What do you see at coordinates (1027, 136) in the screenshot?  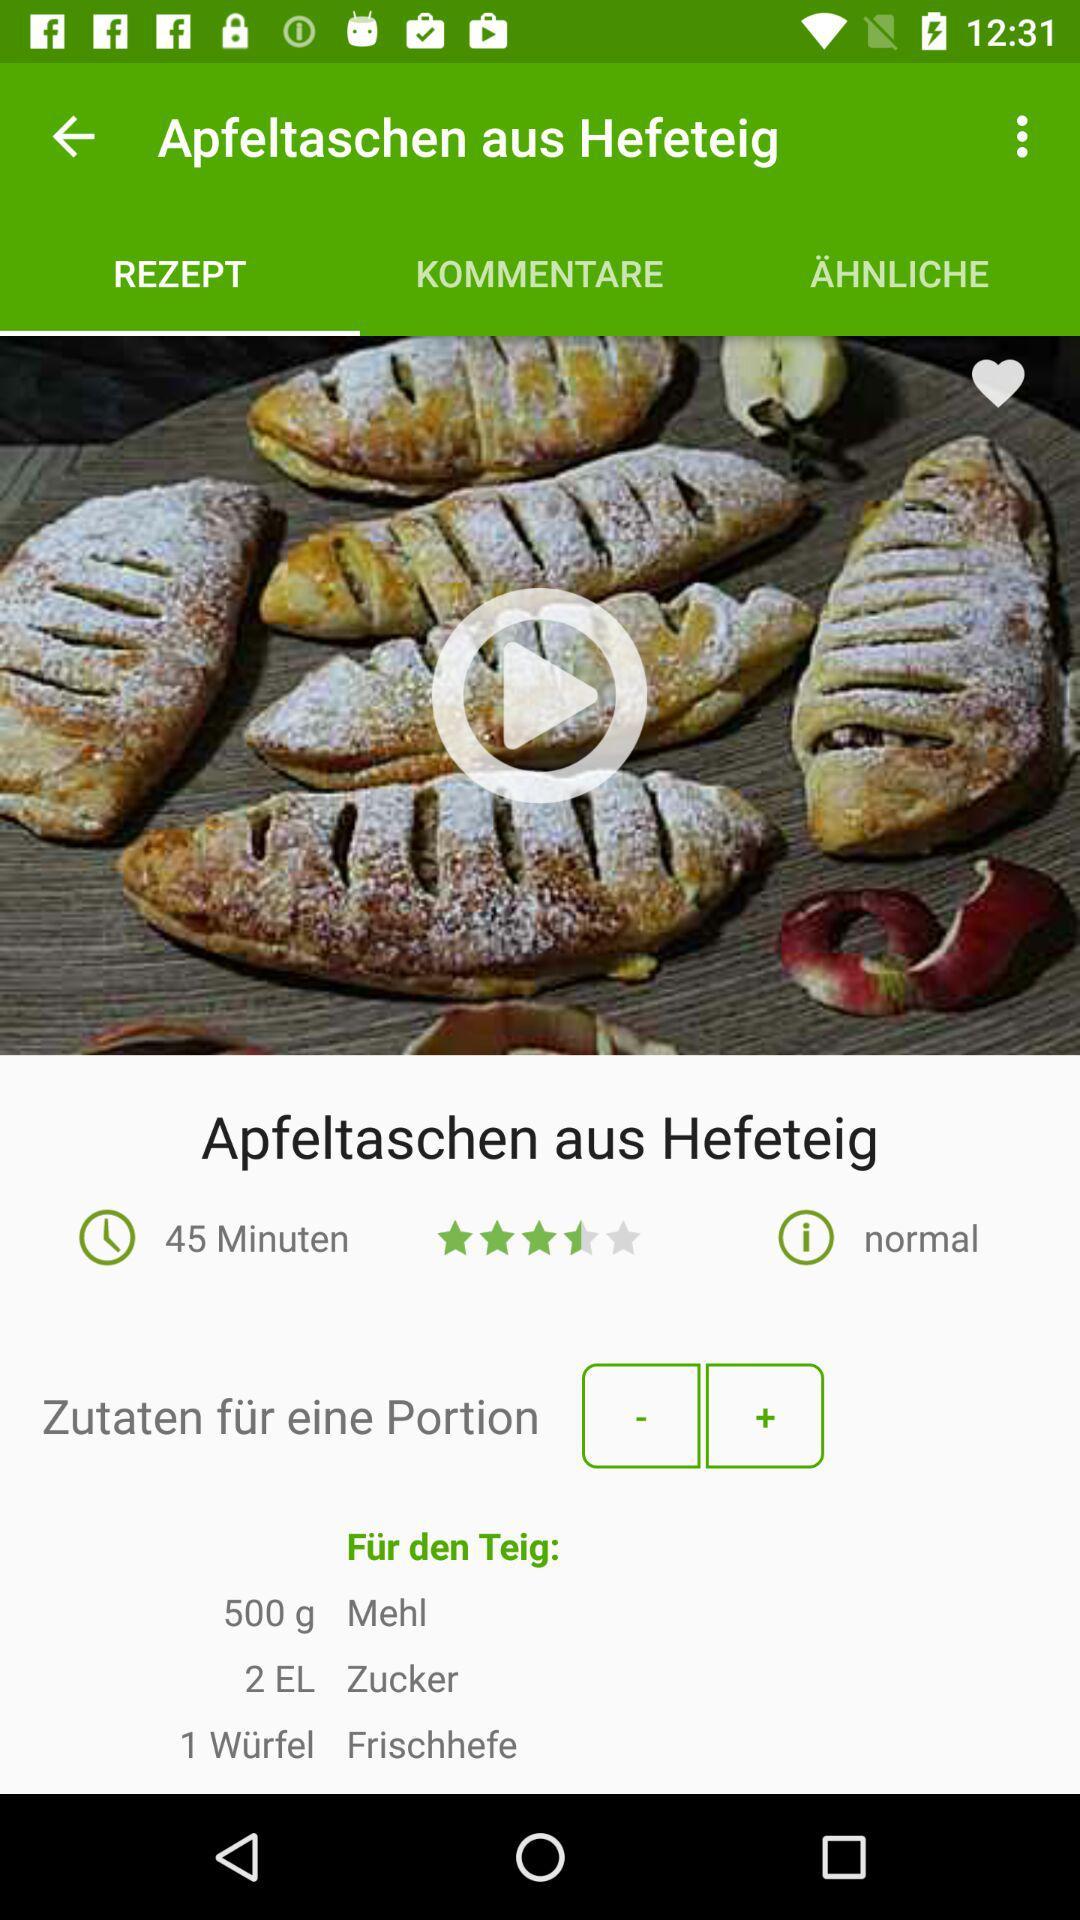 I see `menu button at top right` at bounding box center [1027, 136].